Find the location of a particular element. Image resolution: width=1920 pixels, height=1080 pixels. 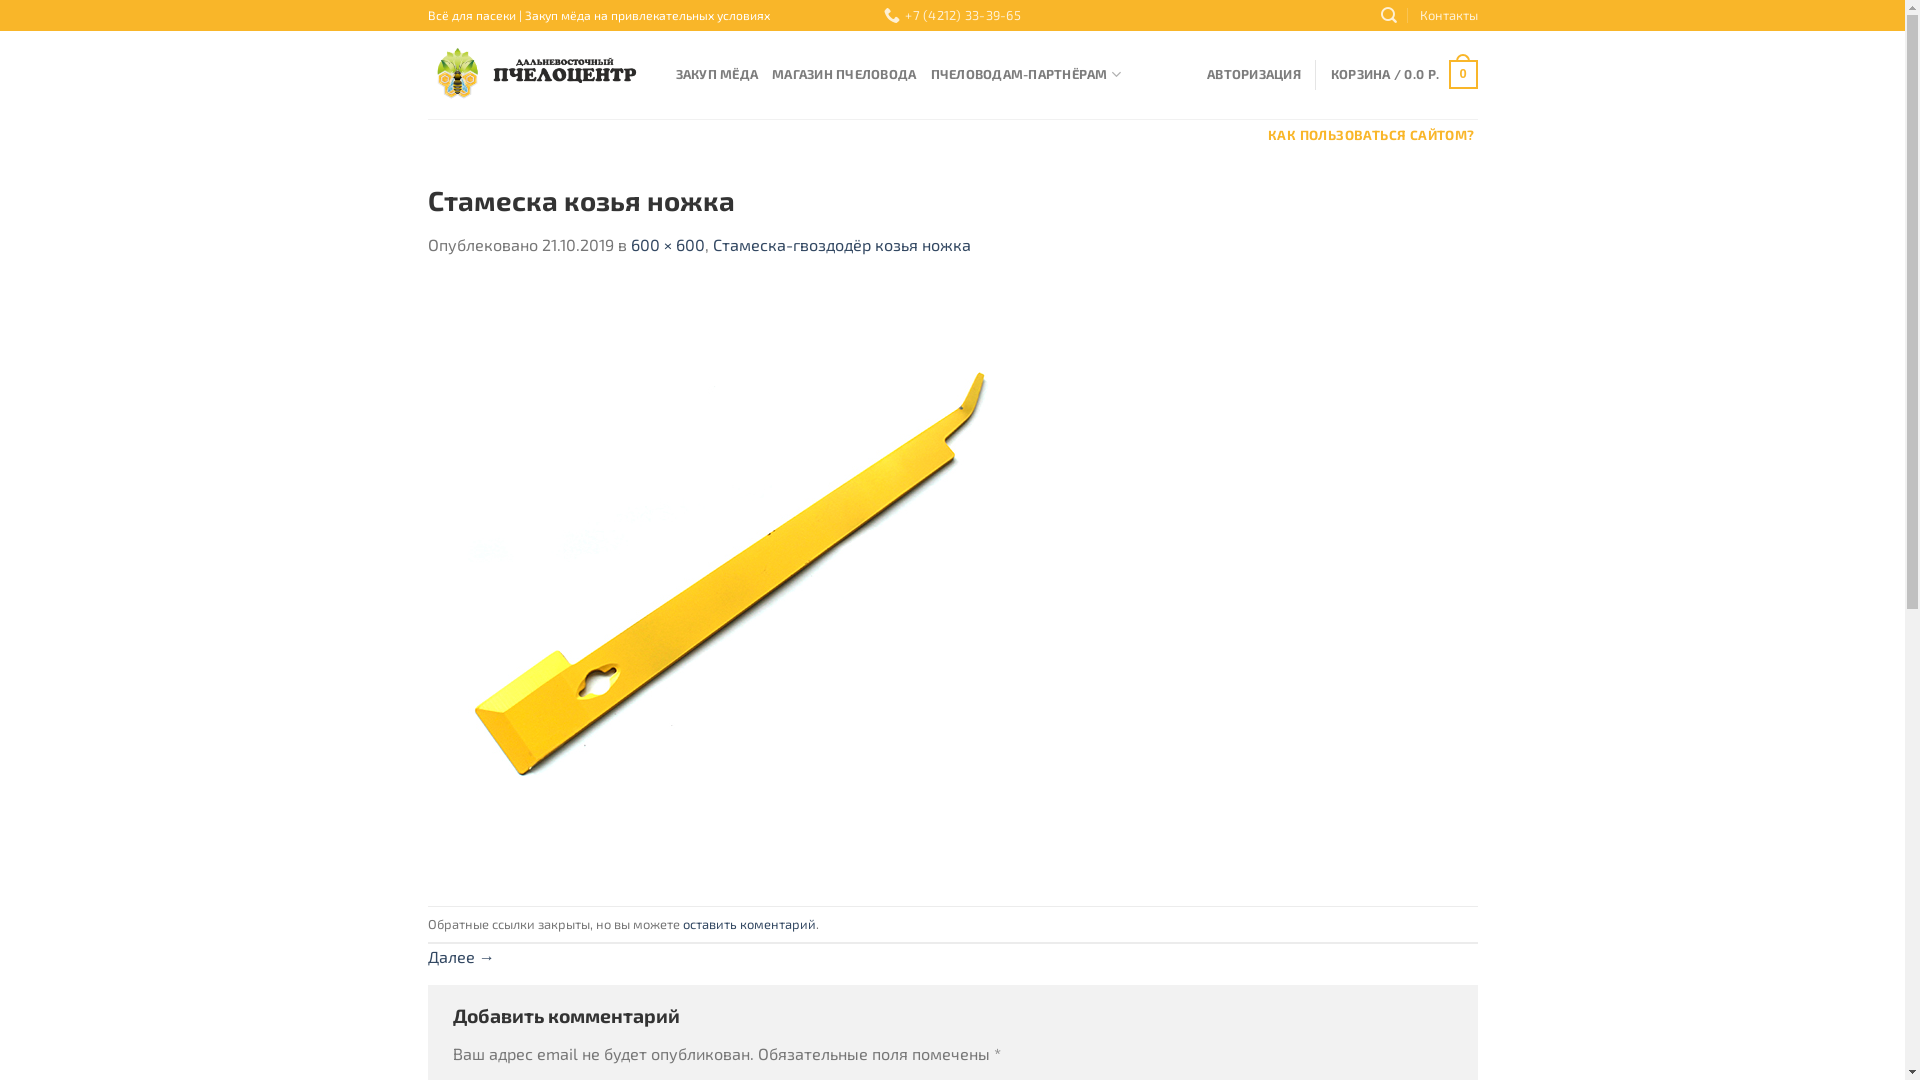

'+7 (4212) 33-39-65' is located at coordinates (951, 15).